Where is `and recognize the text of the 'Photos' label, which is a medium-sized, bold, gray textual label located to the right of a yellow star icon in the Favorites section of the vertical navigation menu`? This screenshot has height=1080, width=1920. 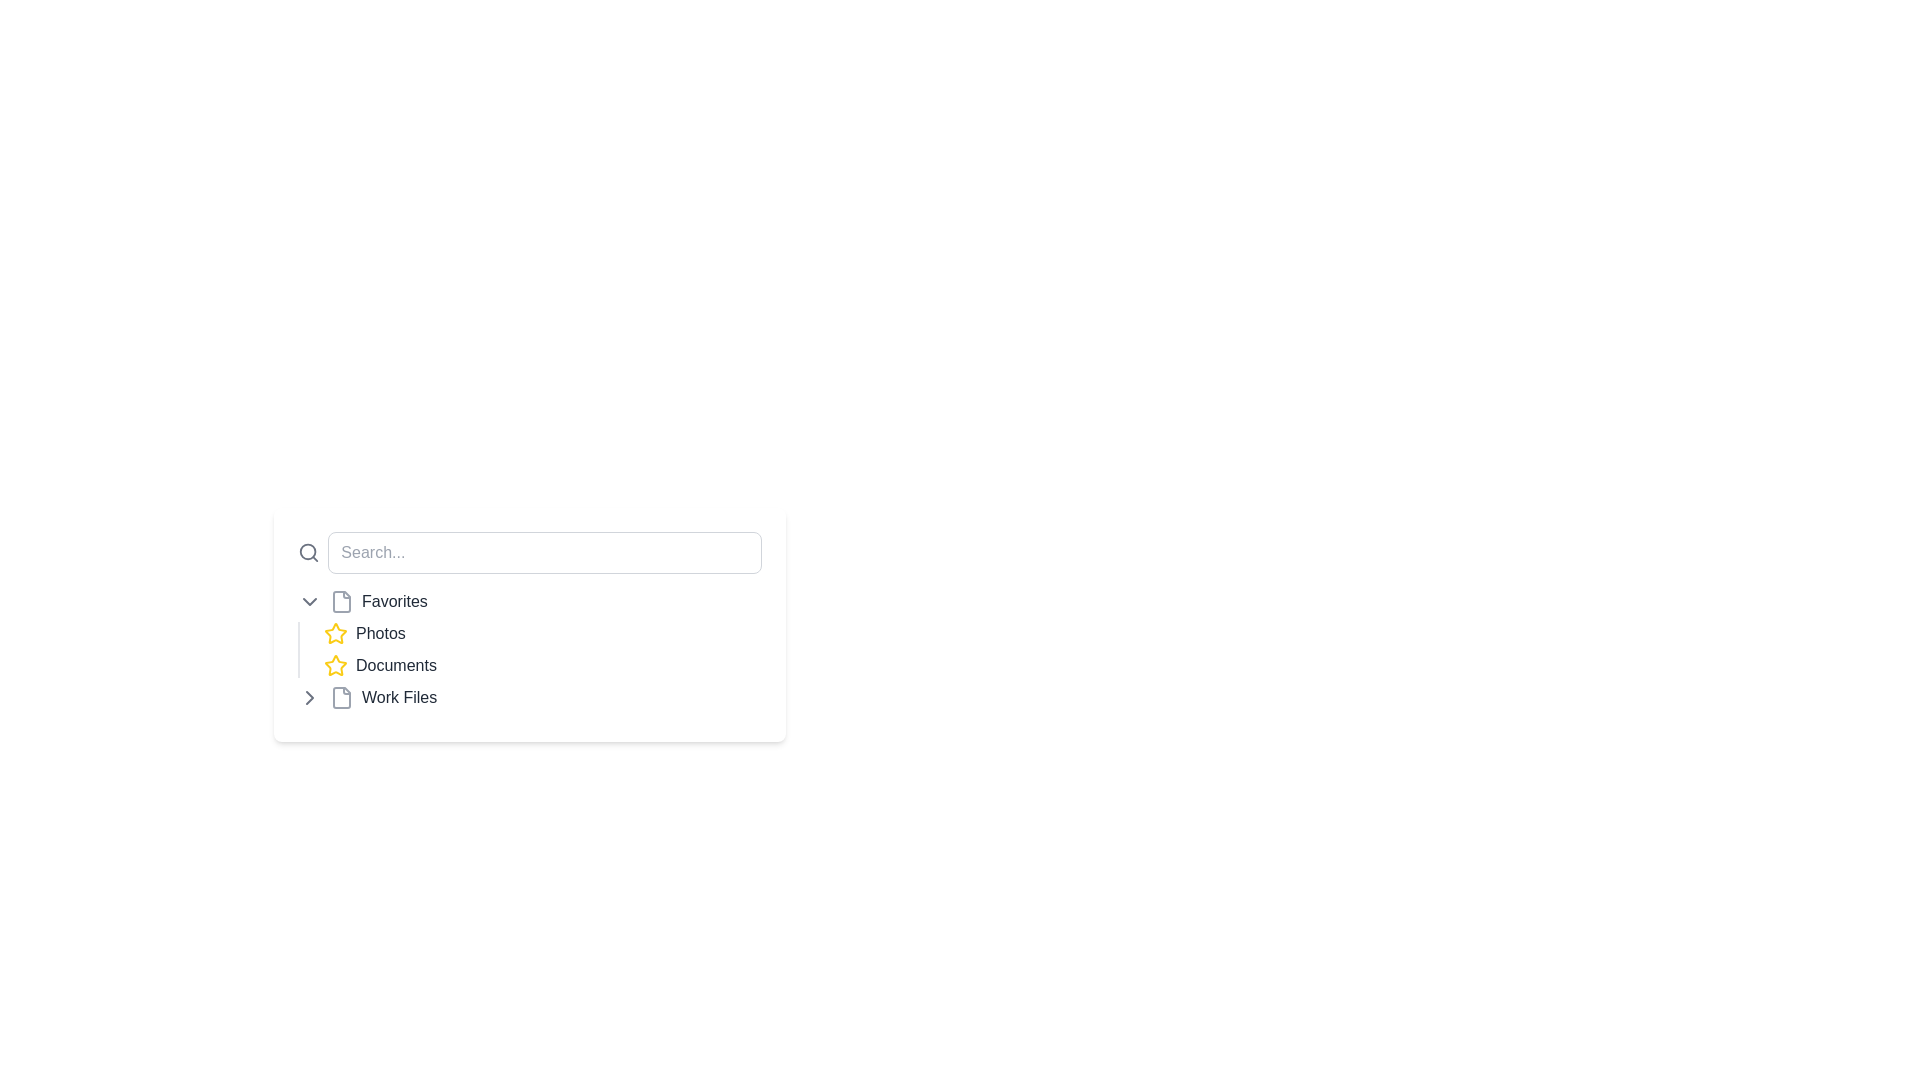 and recognize the text of the 'Photos' label, which is a medium-sized, bold, gray textual label located to the right of a yellow star icon in the Favorites section of the vertical navigation menu is located at coordinates (380, 633).